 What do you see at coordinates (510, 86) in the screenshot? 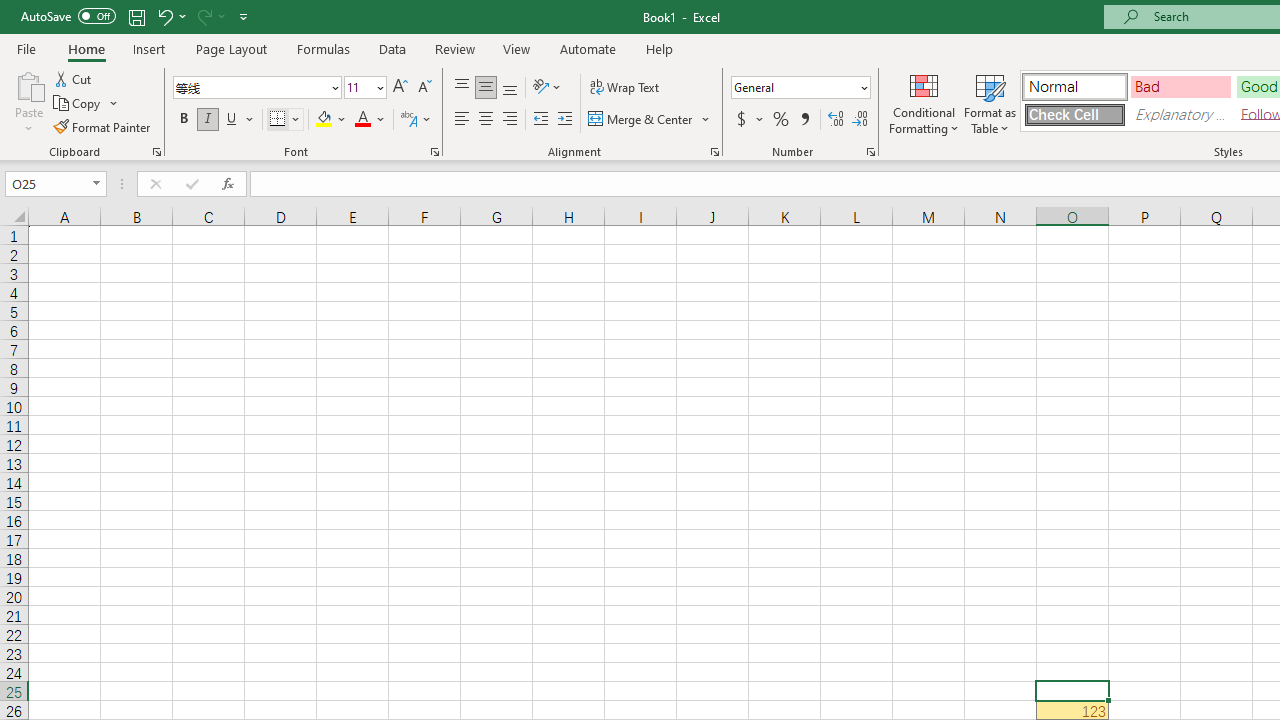
I see `'Bottom Align'` at bounding box center [510, 86].